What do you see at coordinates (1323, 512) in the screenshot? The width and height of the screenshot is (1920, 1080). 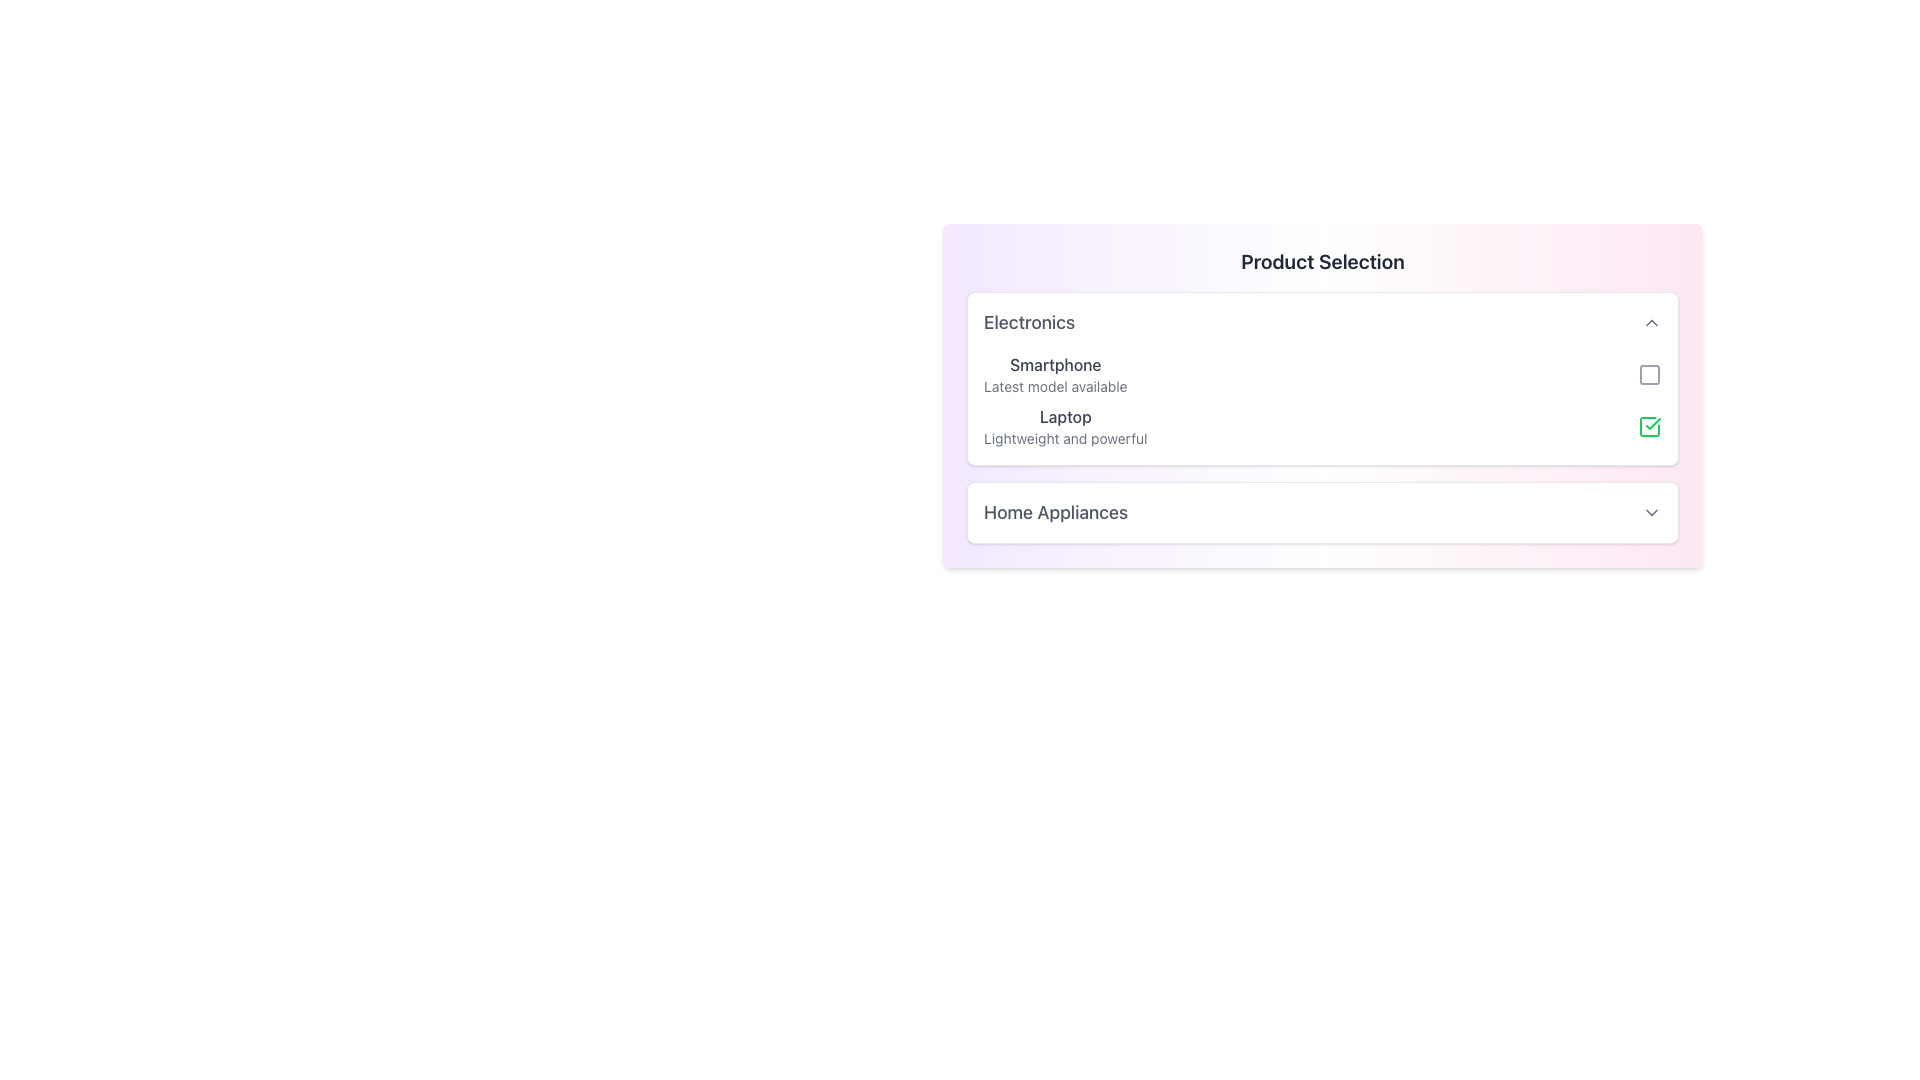 I see `the arrow of the Dropdown Menu related to 'Home Appliances'` at bounding box center [1323, 512].